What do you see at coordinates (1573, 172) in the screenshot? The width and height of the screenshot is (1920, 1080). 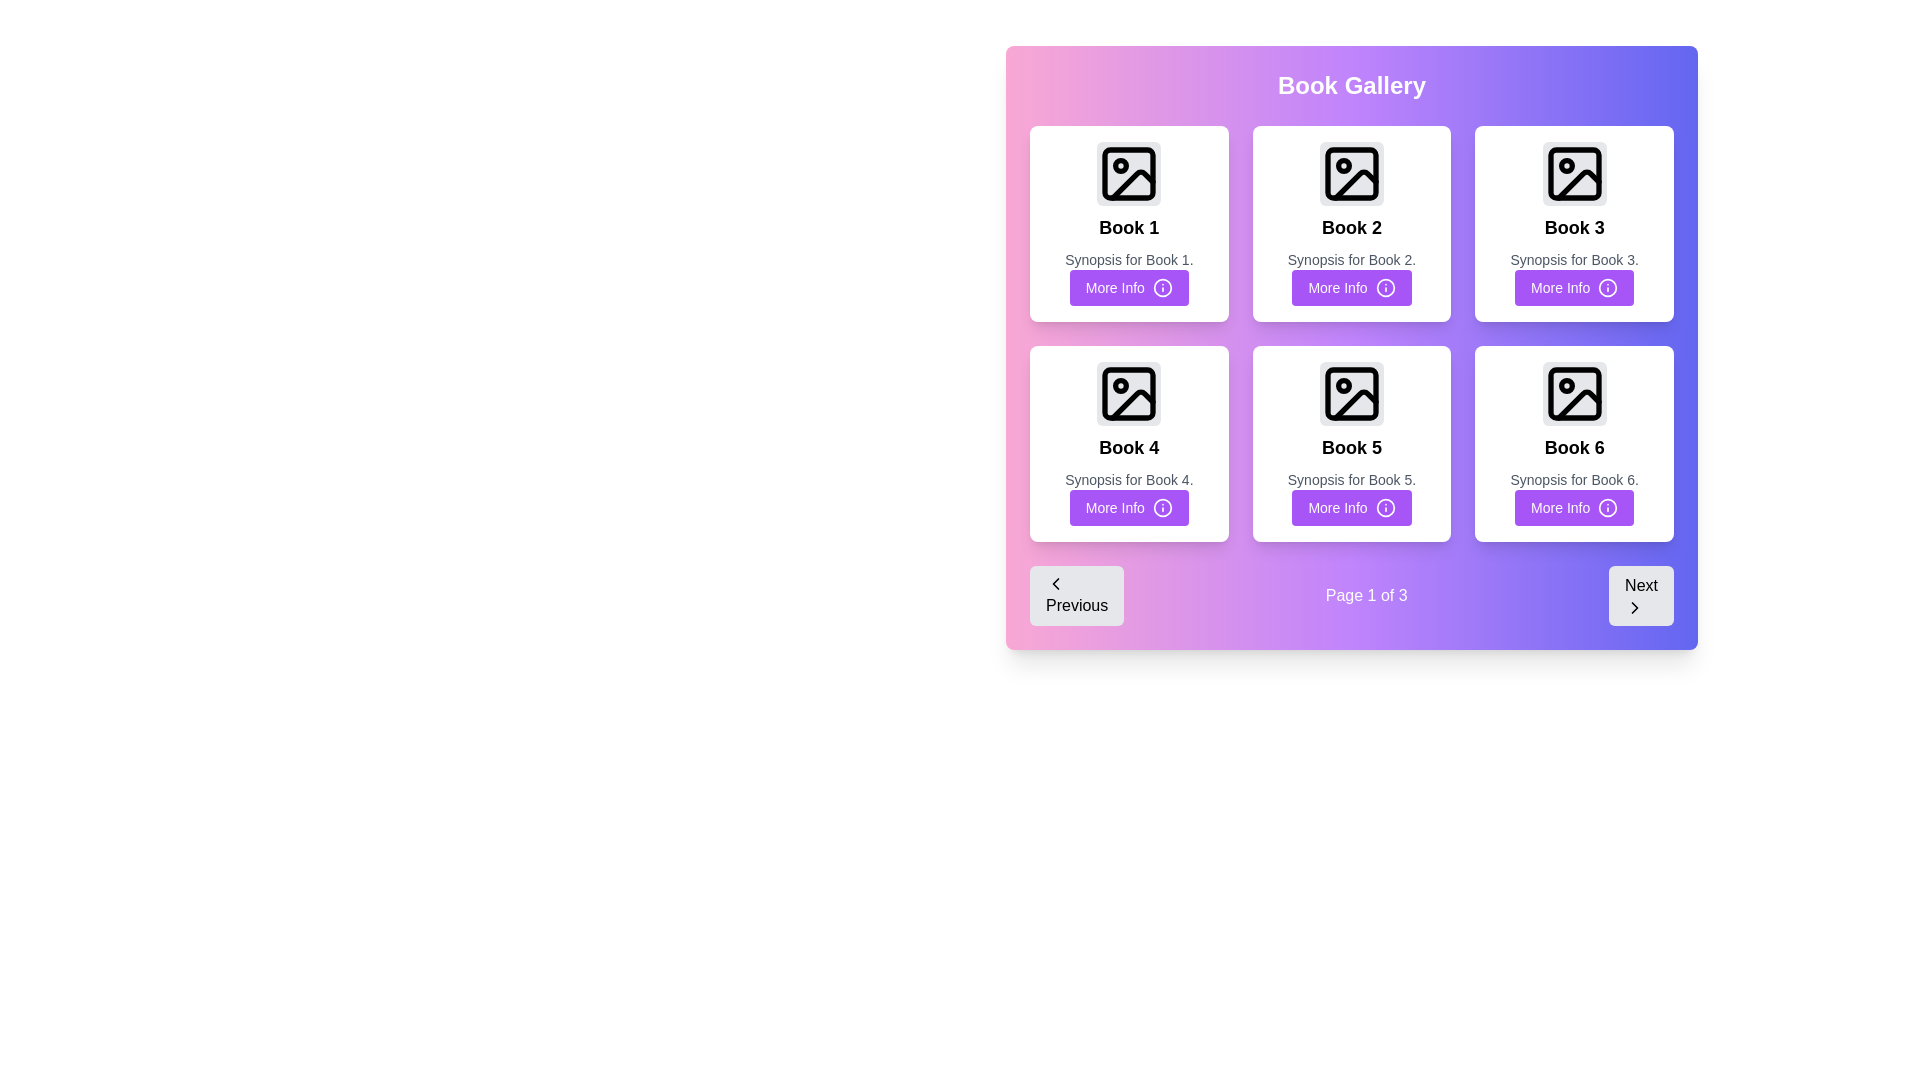 I see `the rounded rectangle inside the image icon of the 'Book 3' card located in the top-right corner of the 3x2 grid of book cards` at bounding box center [1573, 172].